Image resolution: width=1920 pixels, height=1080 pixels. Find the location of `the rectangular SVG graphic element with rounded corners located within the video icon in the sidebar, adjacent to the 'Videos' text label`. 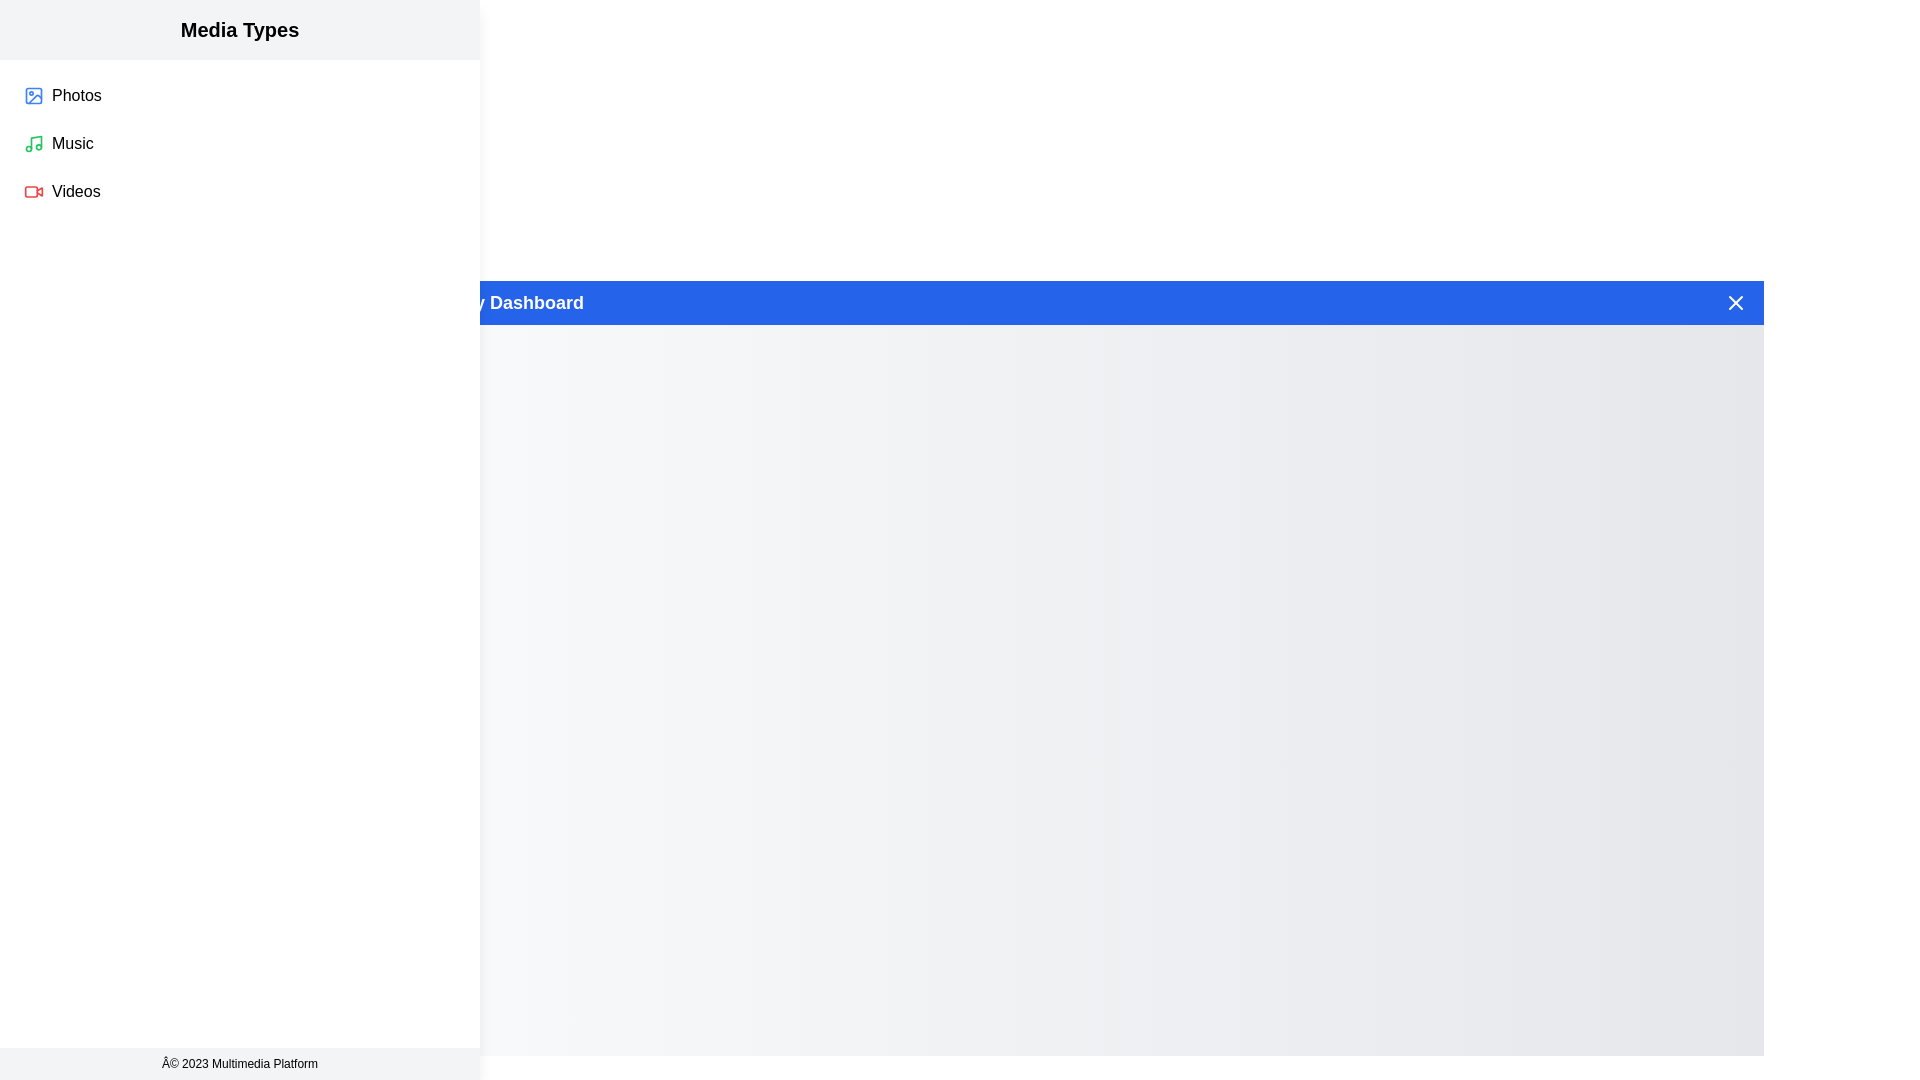

the rectangular SVG graphic element with rounded corners located within the video icon in the sidebar, adjacent to the 'Videos' text label is located at coordinates (31, 192).